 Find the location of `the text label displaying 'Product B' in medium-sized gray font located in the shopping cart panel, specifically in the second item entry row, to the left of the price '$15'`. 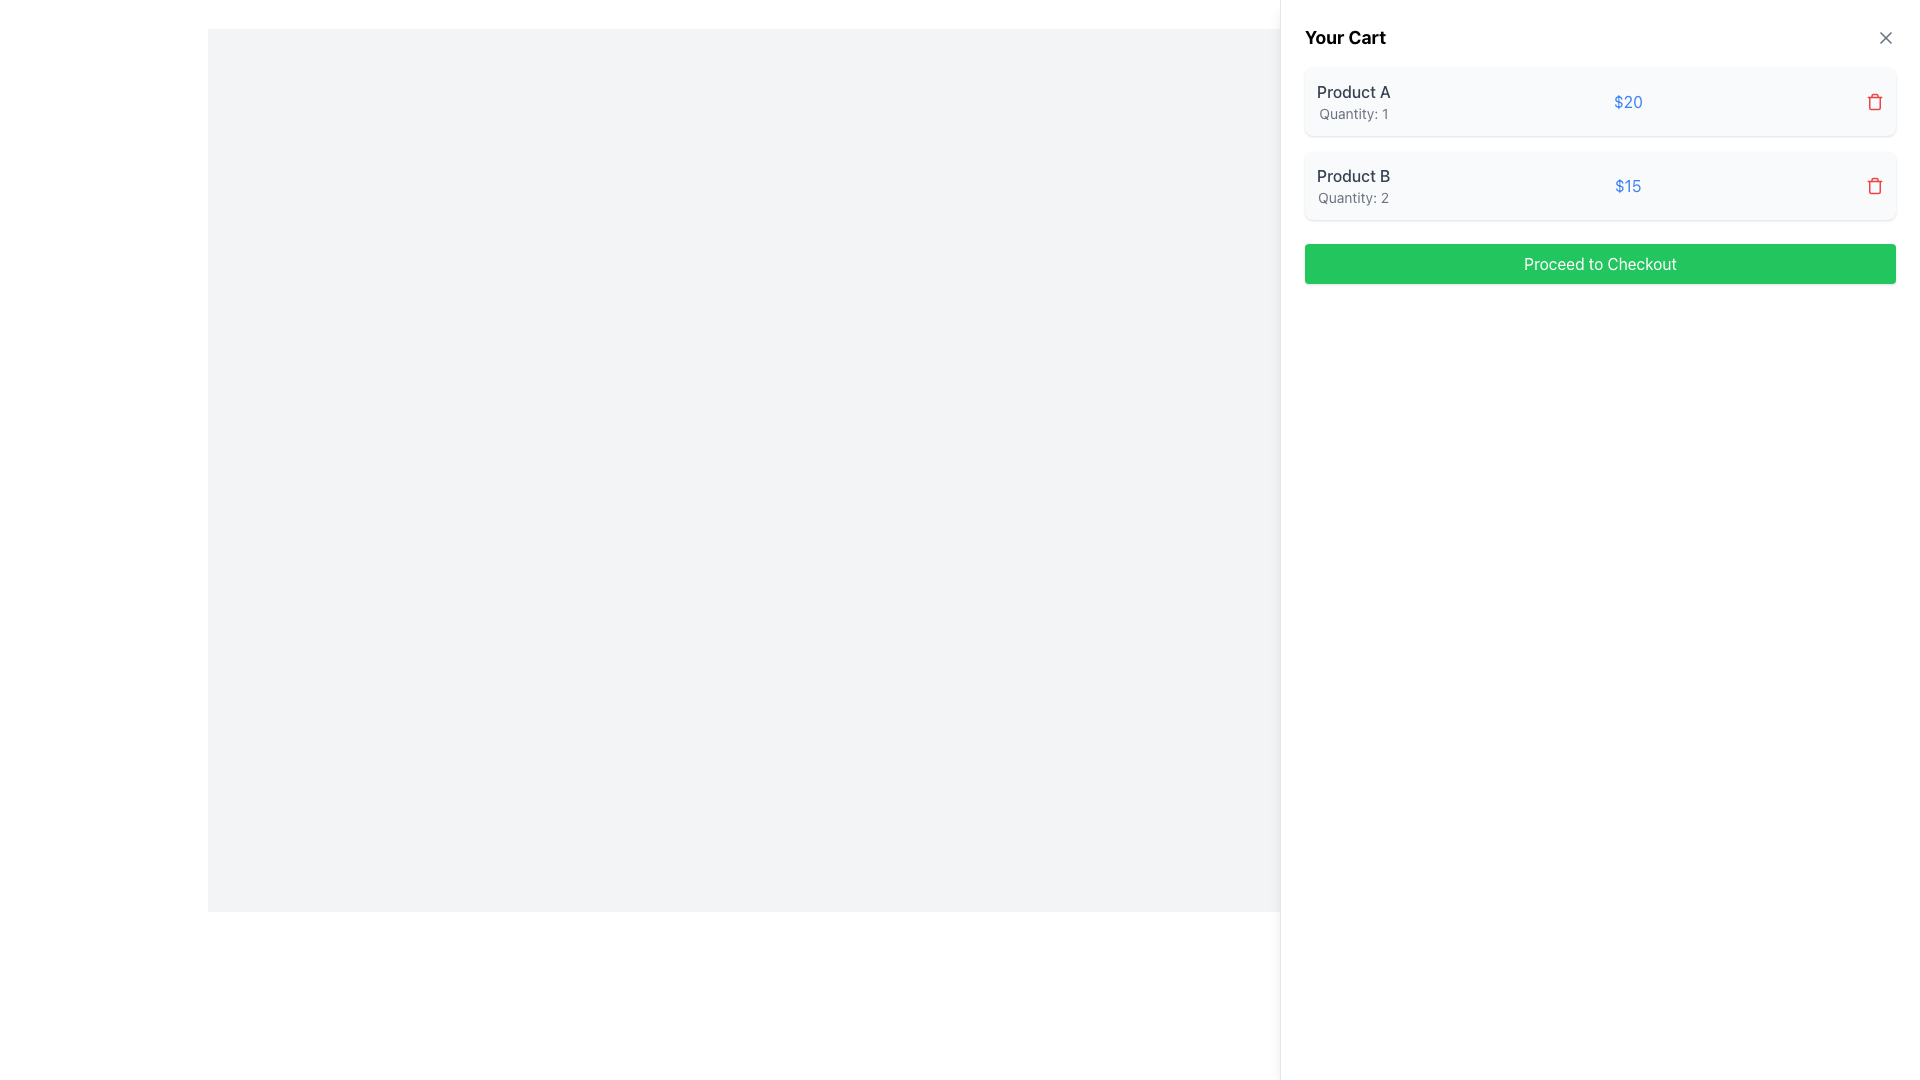

the text label displaying 'Product B' in medium-sized gray font located in the shopping cart panel, specifically in the second item entry row, to the left of the price '$15' is located at coordinates (1353, 175).